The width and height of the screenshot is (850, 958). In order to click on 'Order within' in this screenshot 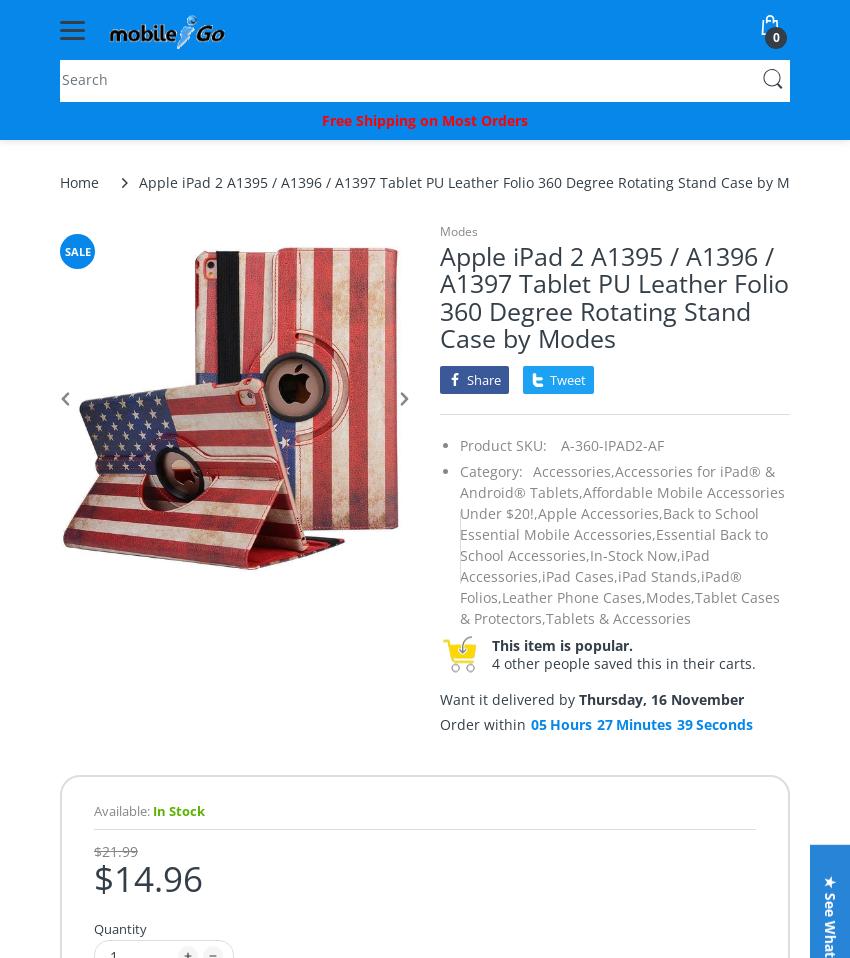, I will do `click(438, 723)`.